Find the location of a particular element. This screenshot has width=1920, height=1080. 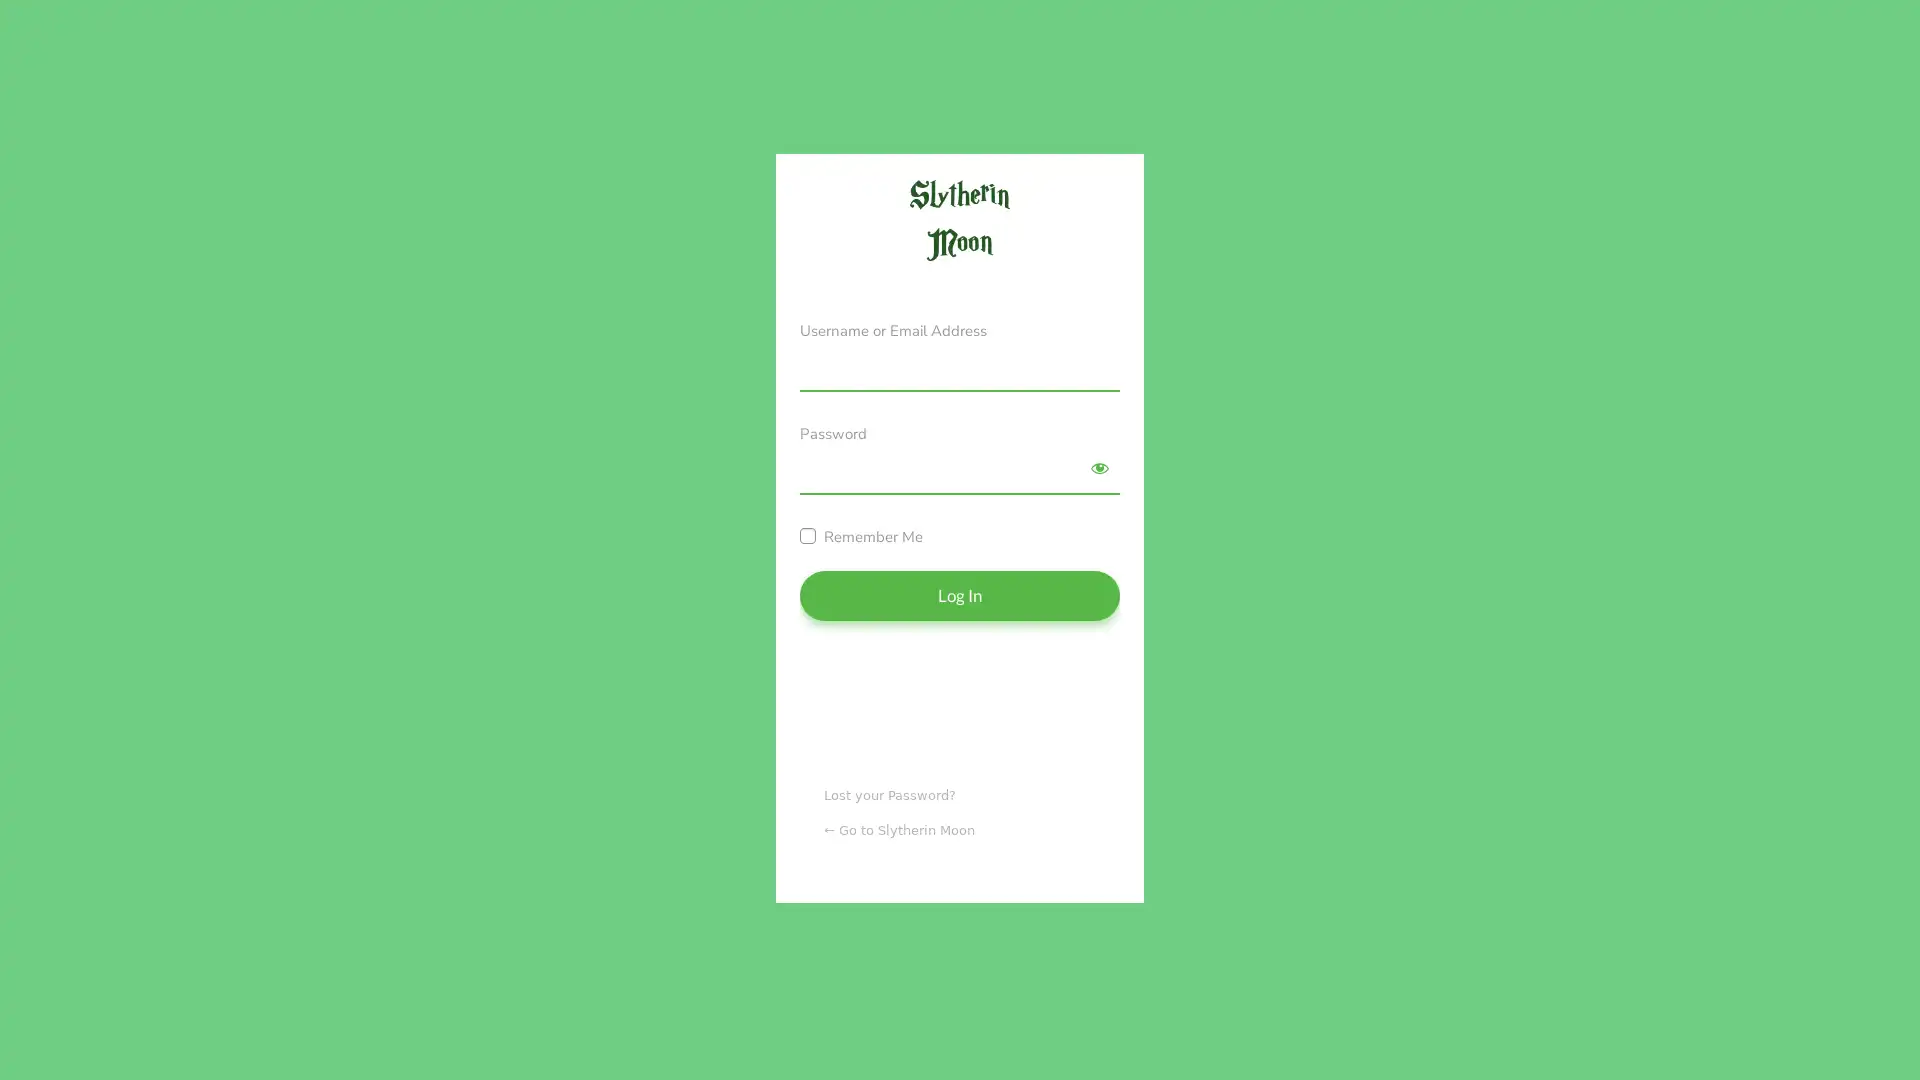

Log In is located at coordinates (960, 594).